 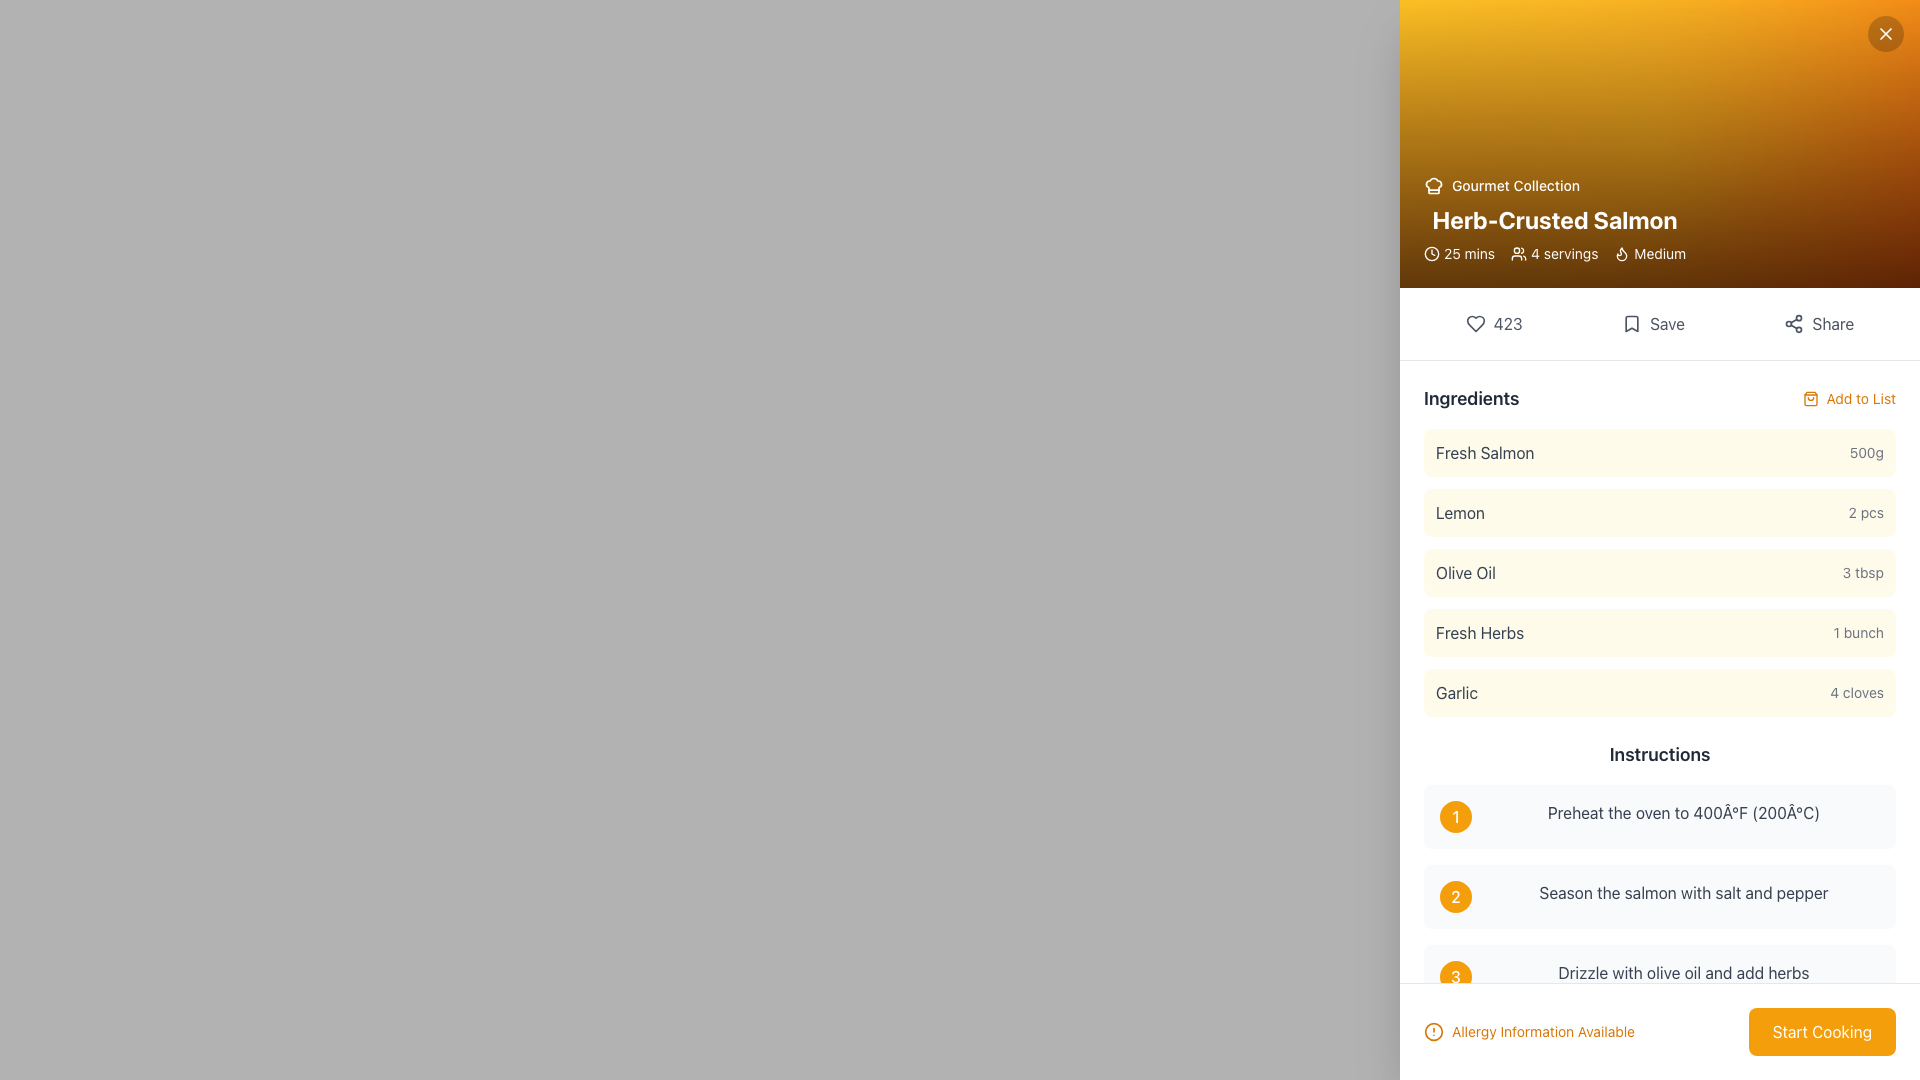 I want to click on the fourth static list item in the ingredient list displaying 'Fresh Herbs', located between 'Olive Oil' and 'Garlic', so click(x=1660, y=632).